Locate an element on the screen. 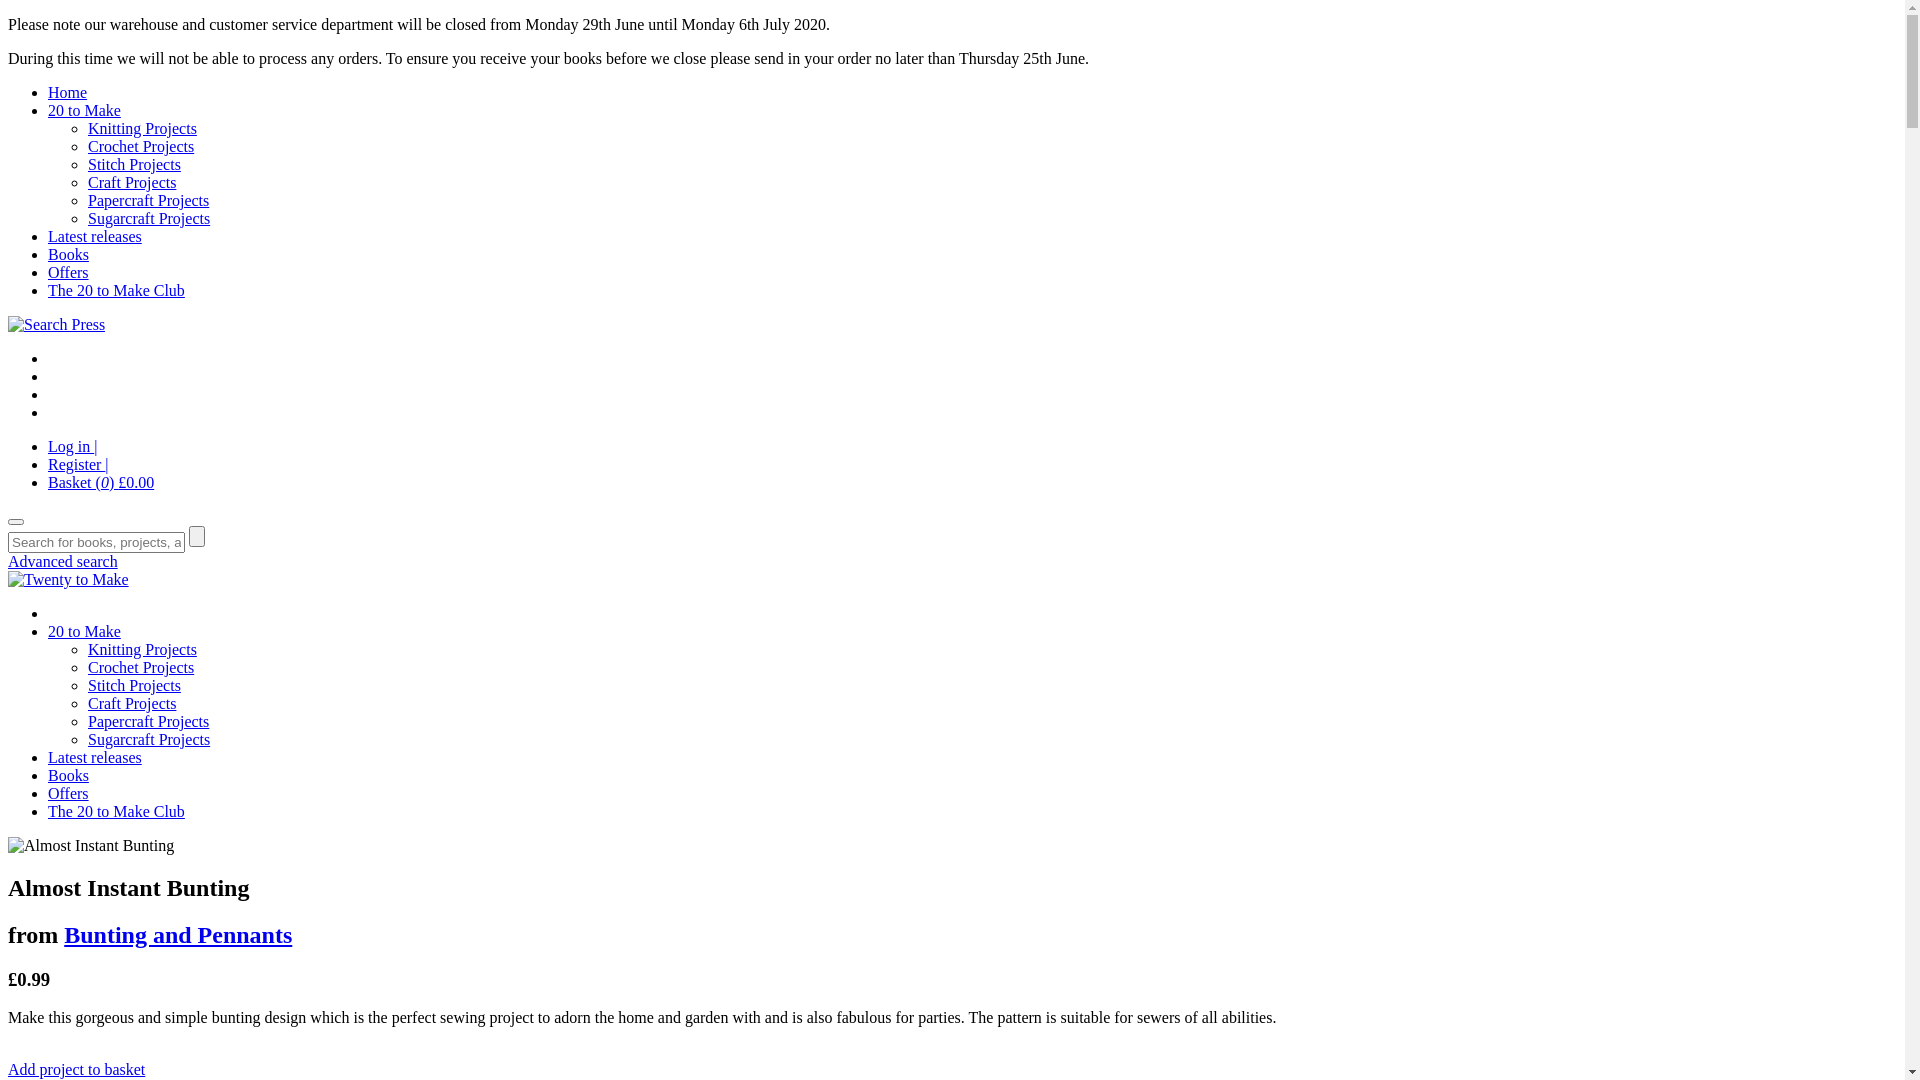 This screenshot has height=1080, width=1920. 'Knitting Projects' is located at coordinates (86, 649).